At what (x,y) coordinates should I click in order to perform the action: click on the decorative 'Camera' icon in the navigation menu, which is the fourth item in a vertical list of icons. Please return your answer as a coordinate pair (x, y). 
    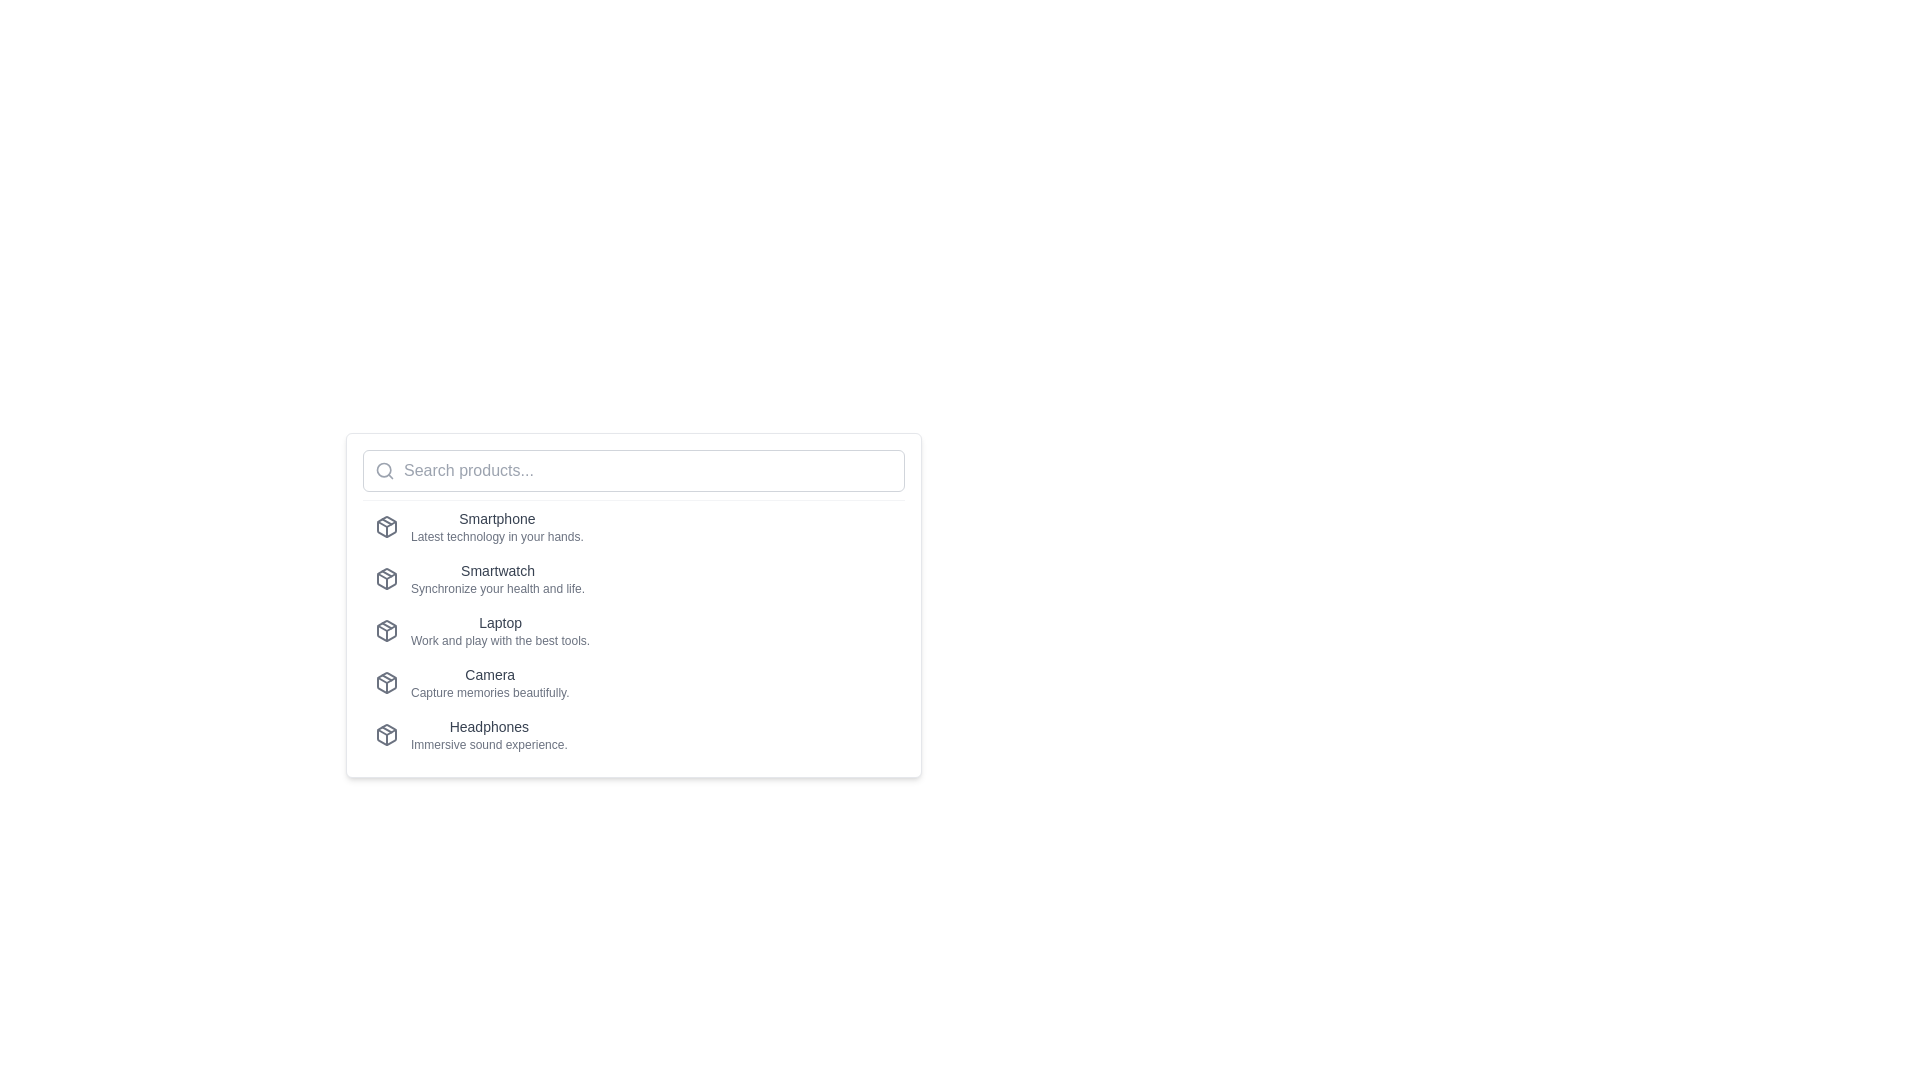
    Looking at the image, I should click on (387, 681).